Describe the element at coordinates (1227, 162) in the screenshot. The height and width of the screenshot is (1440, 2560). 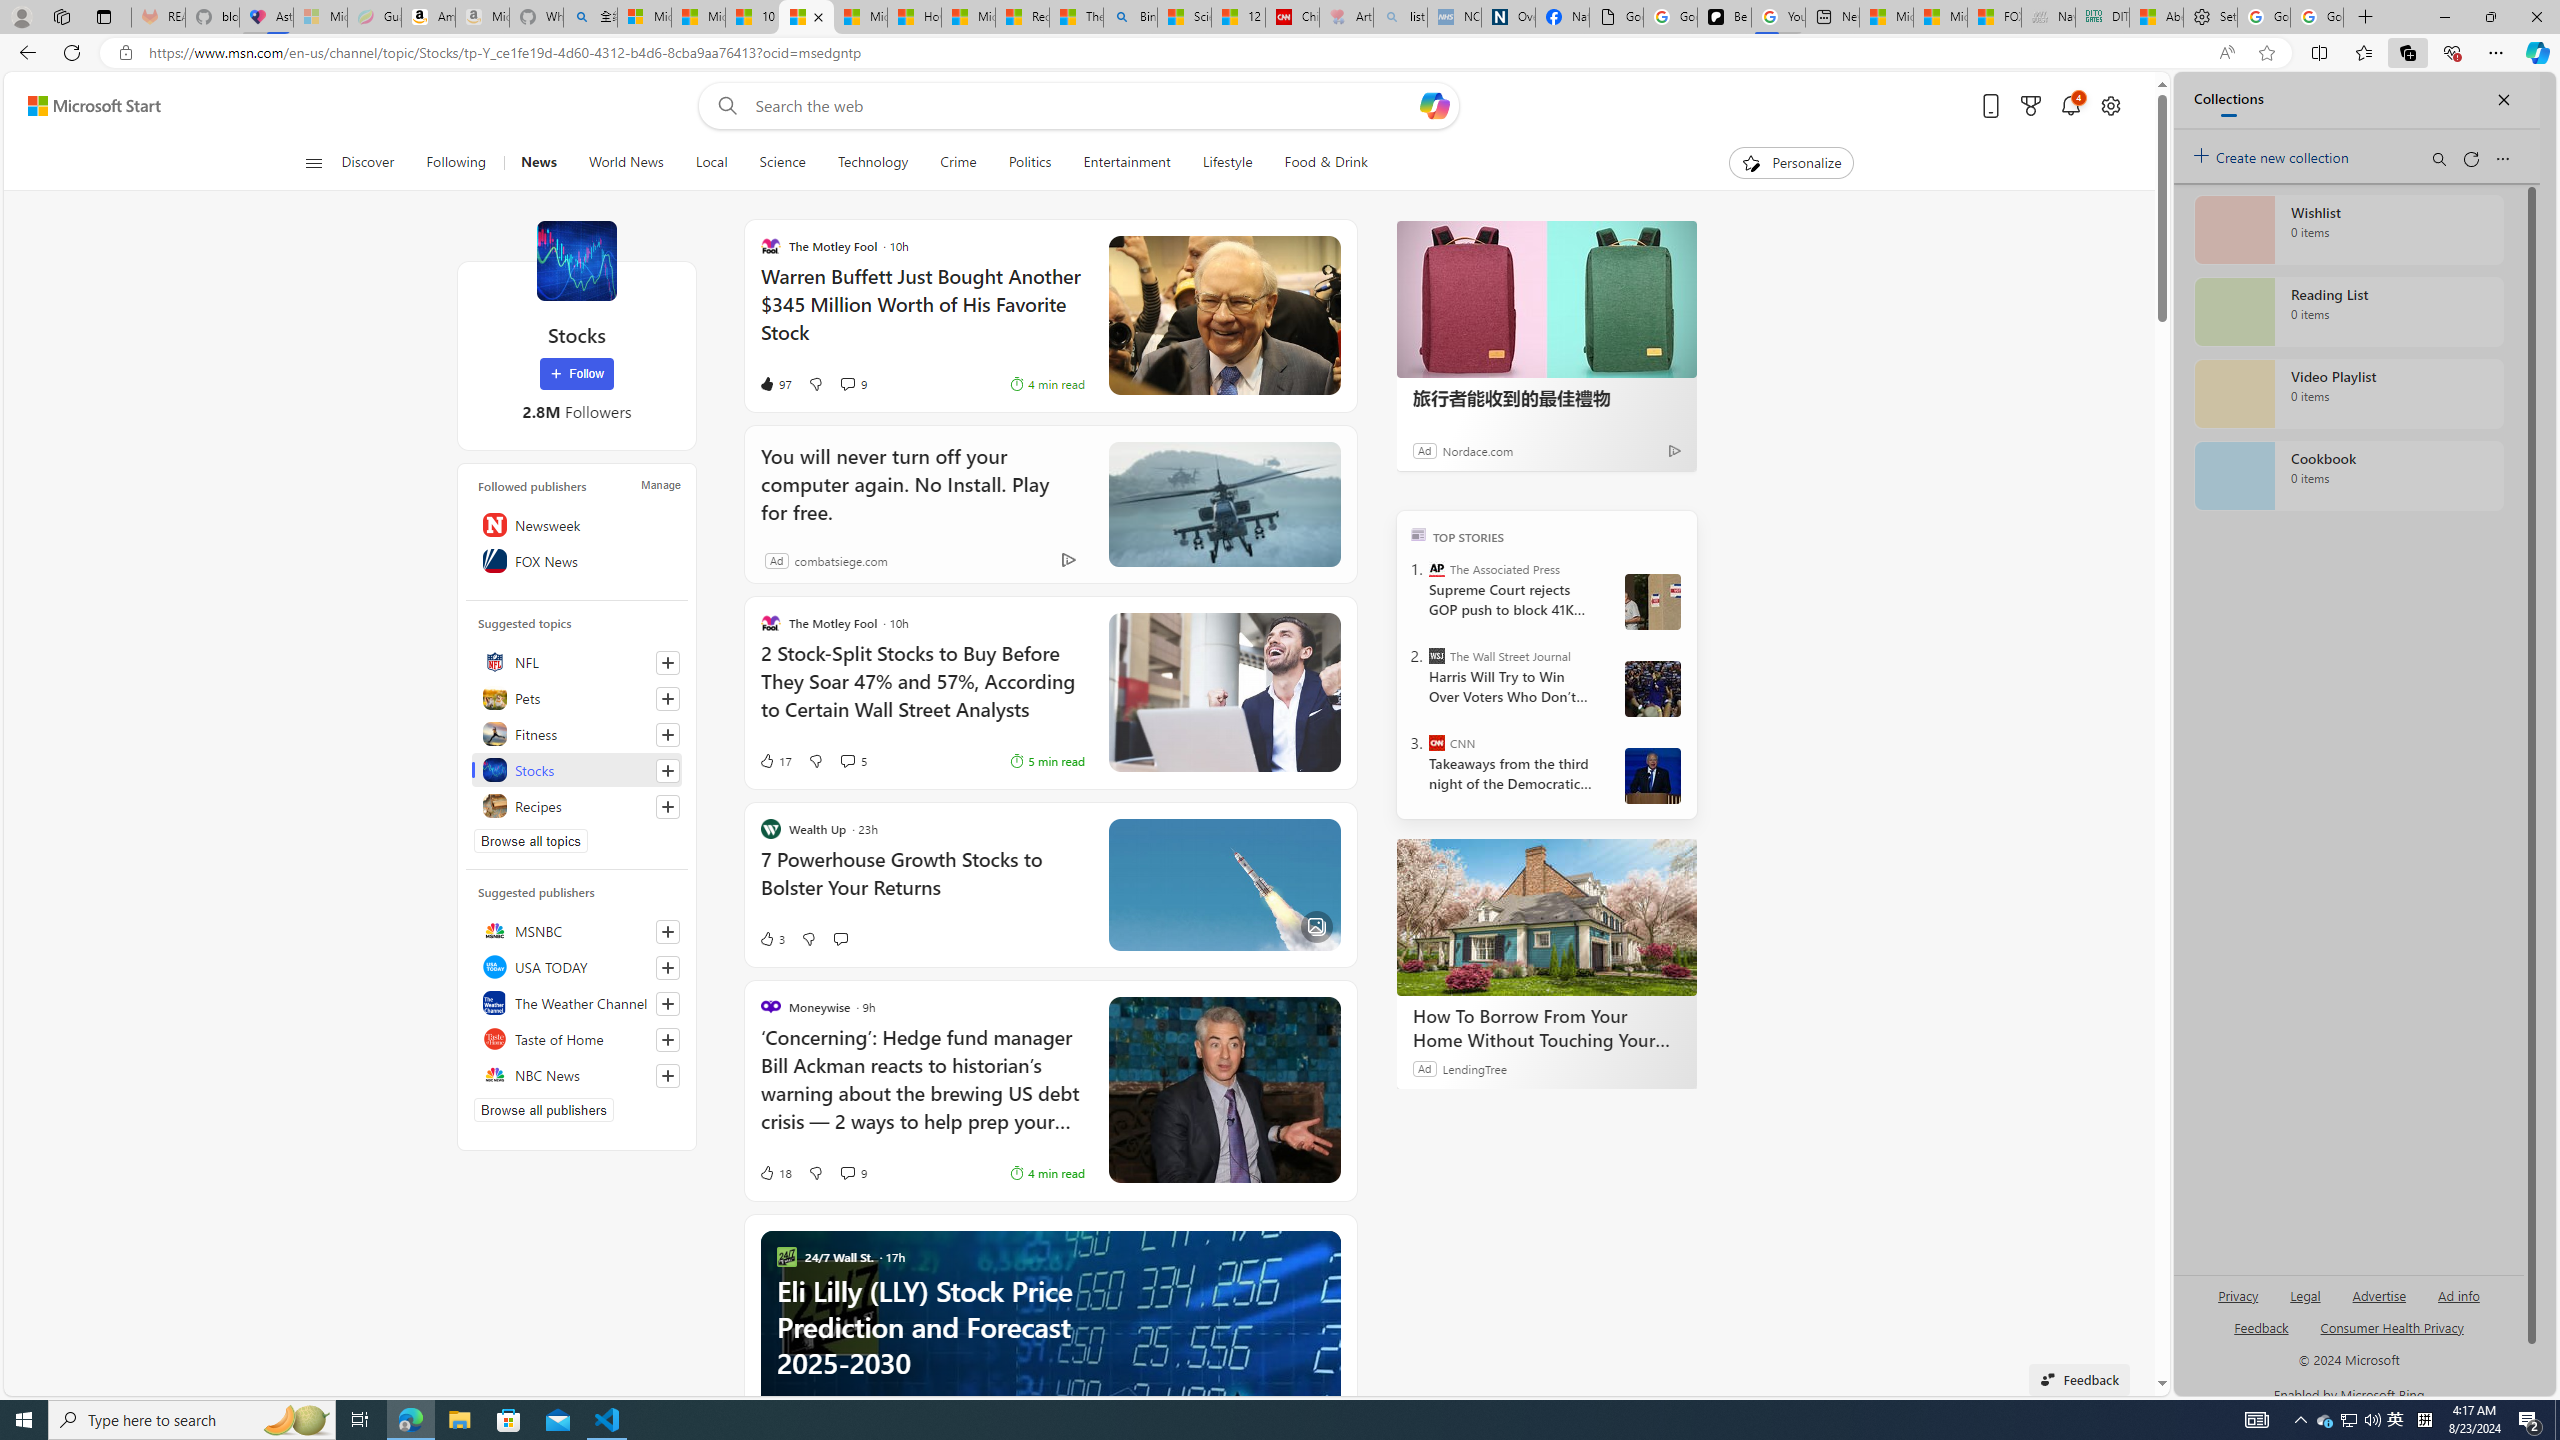
I see `'Lifestyle'` at that location.